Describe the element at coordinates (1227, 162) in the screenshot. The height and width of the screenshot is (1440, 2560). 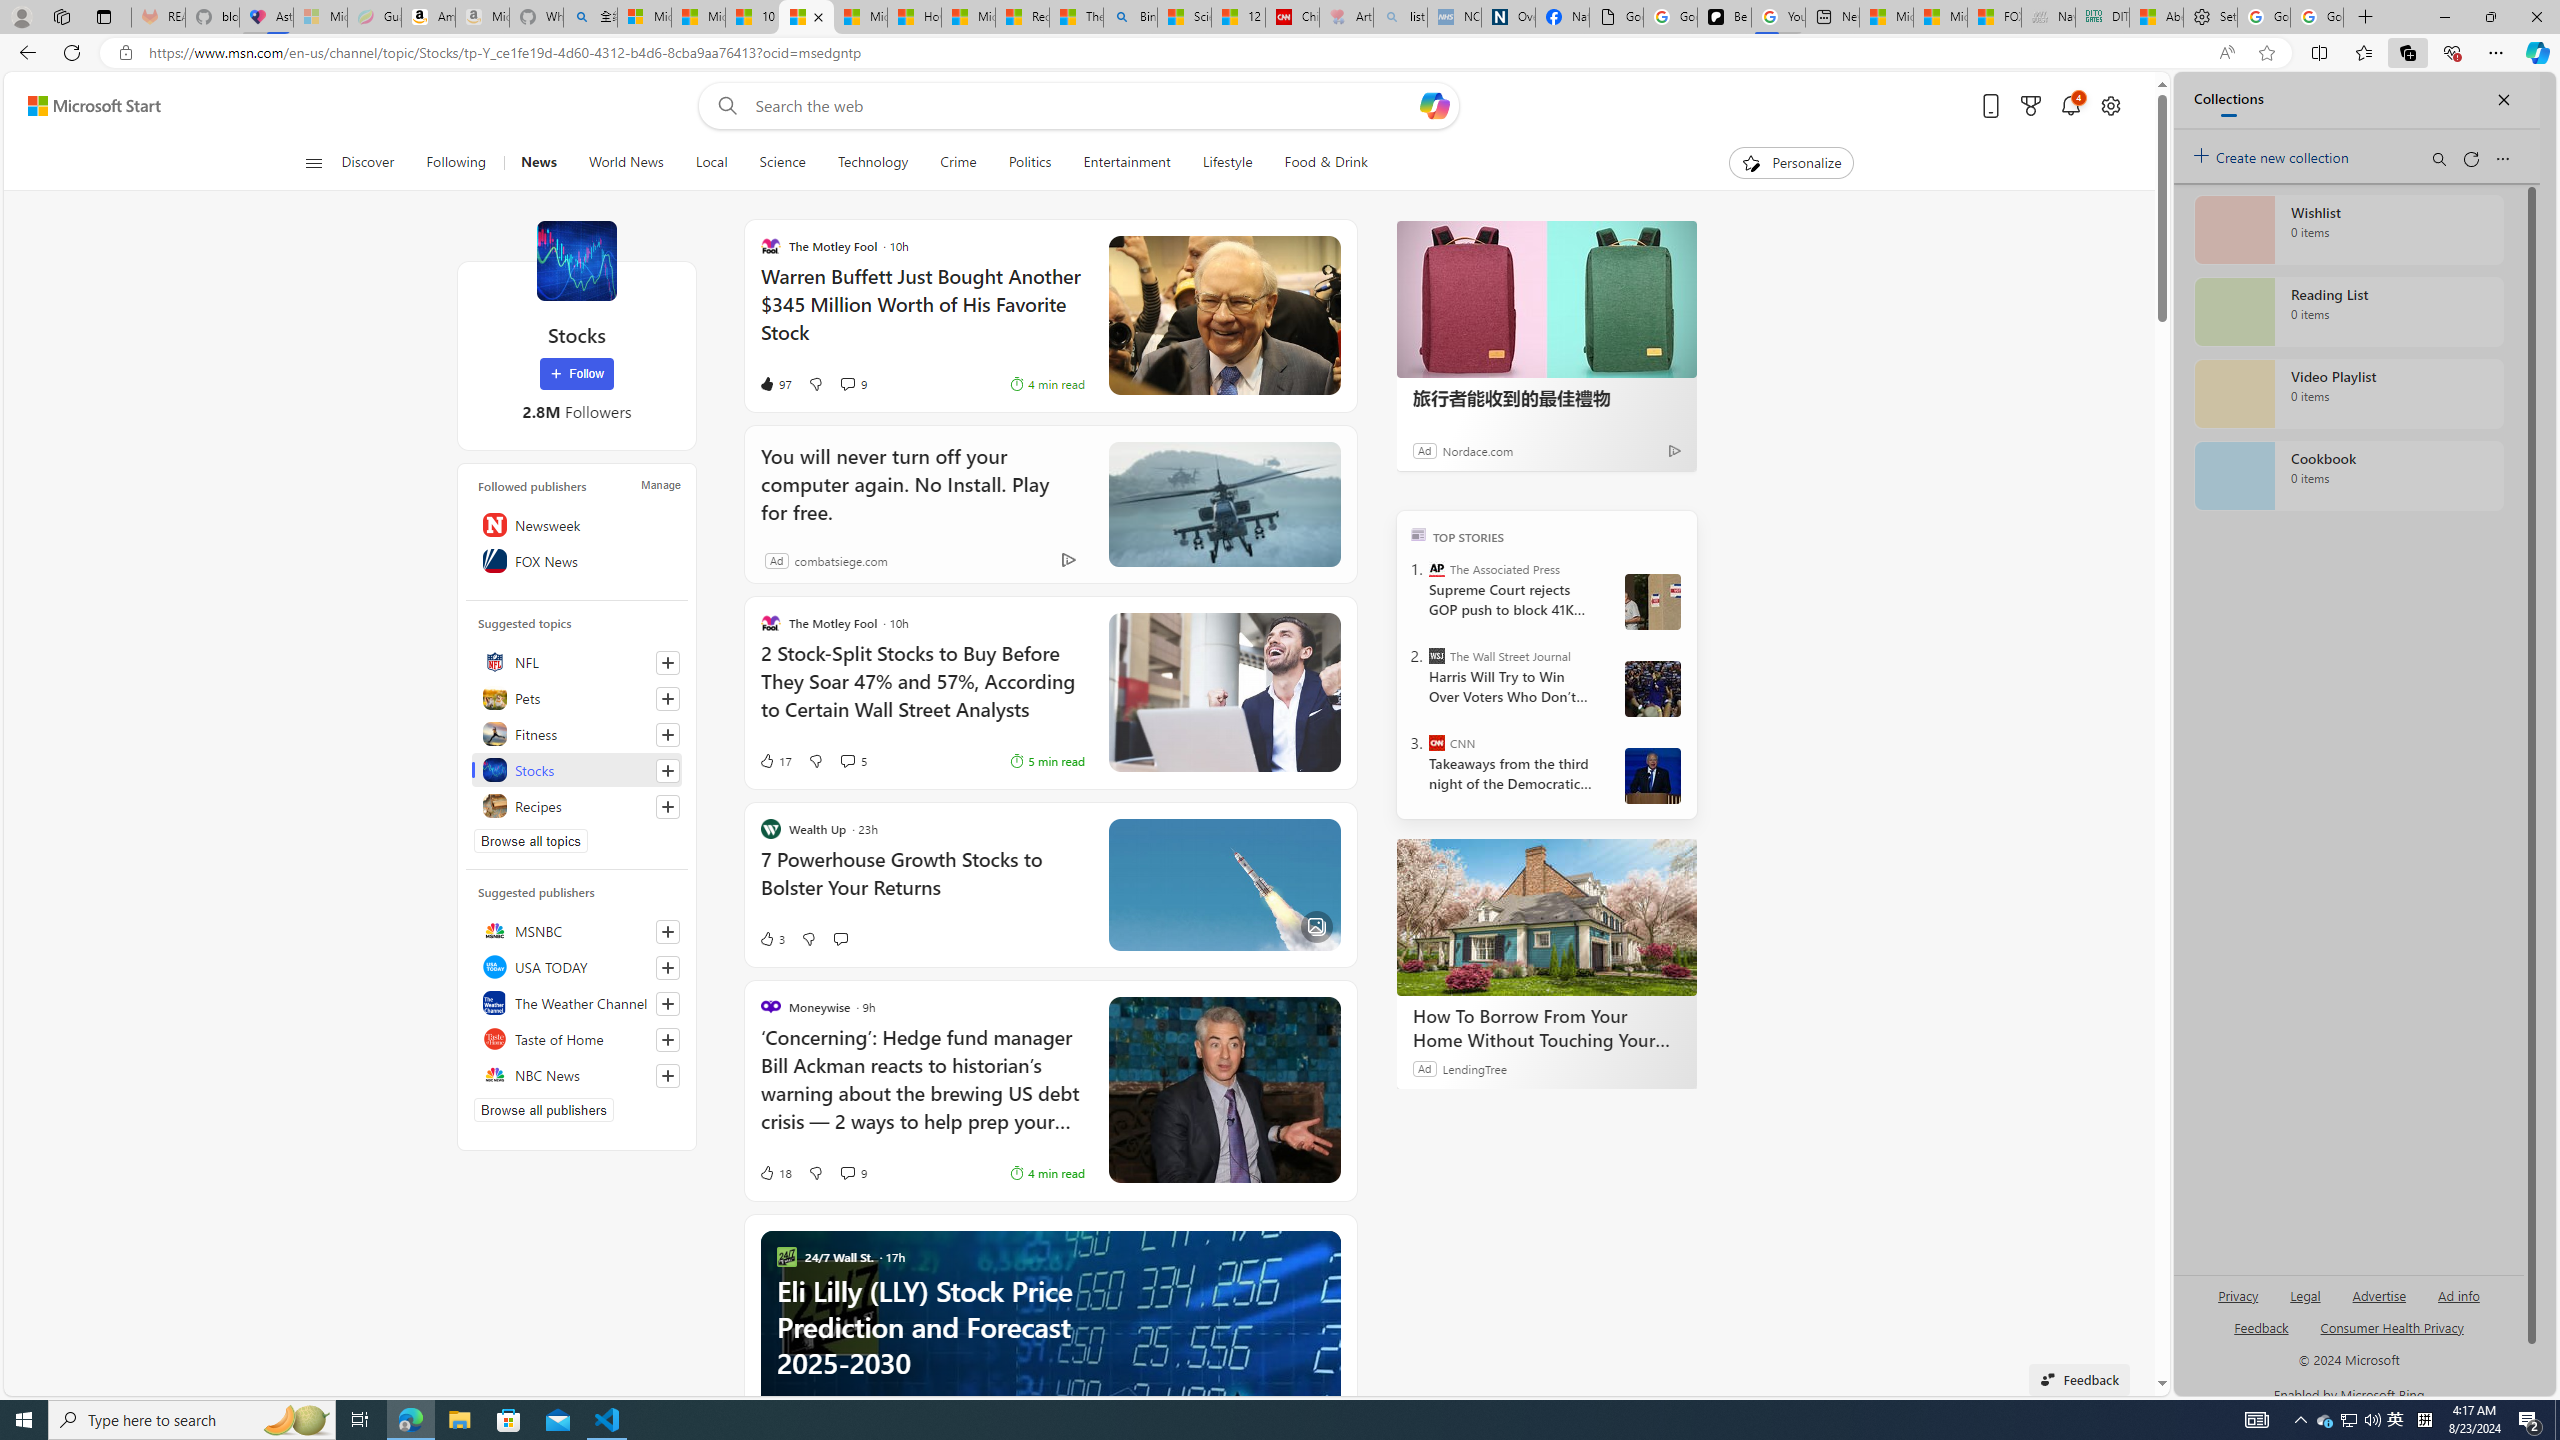
I see `'Lifestyle'` at that location.